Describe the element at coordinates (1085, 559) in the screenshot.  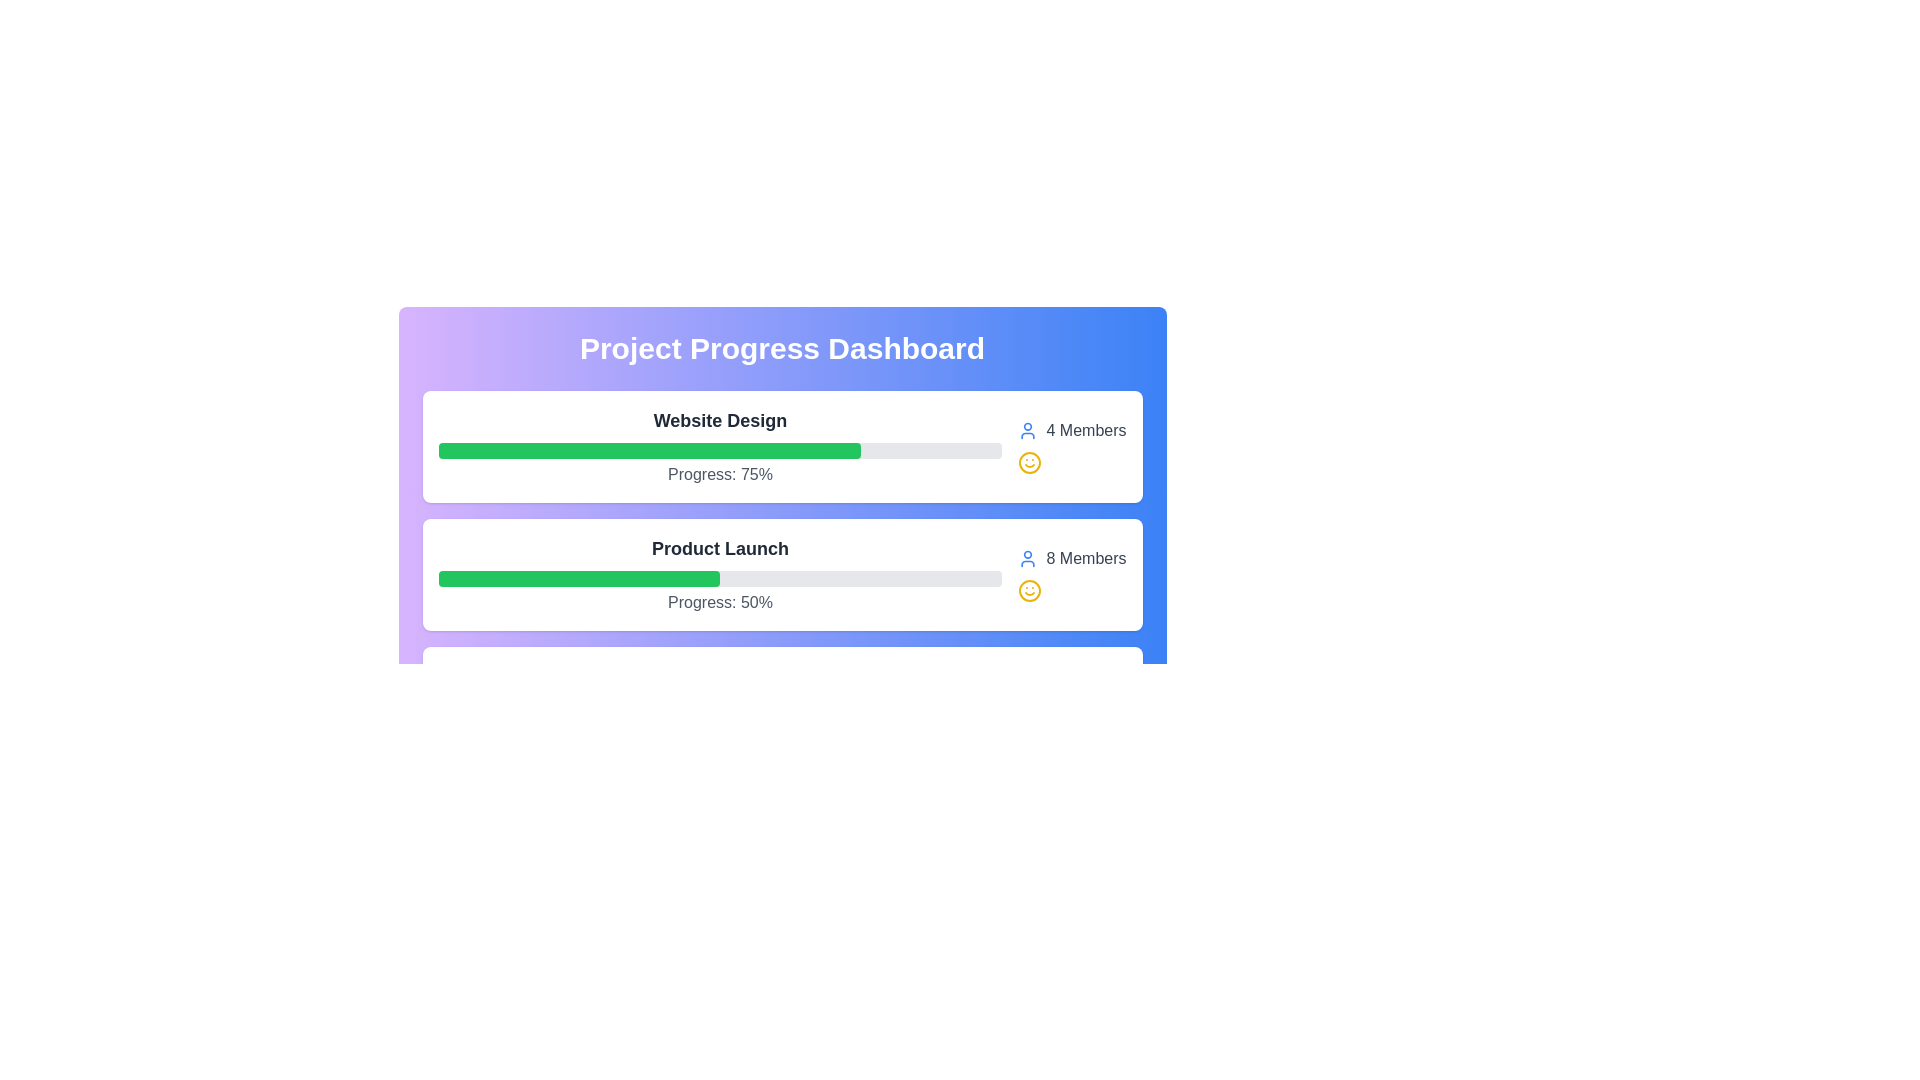
I see `the Text Label indicating the number of members involved in the 'Product Launch' project, located near the top-right corner of the 'Product Launch' progress section` at that location.